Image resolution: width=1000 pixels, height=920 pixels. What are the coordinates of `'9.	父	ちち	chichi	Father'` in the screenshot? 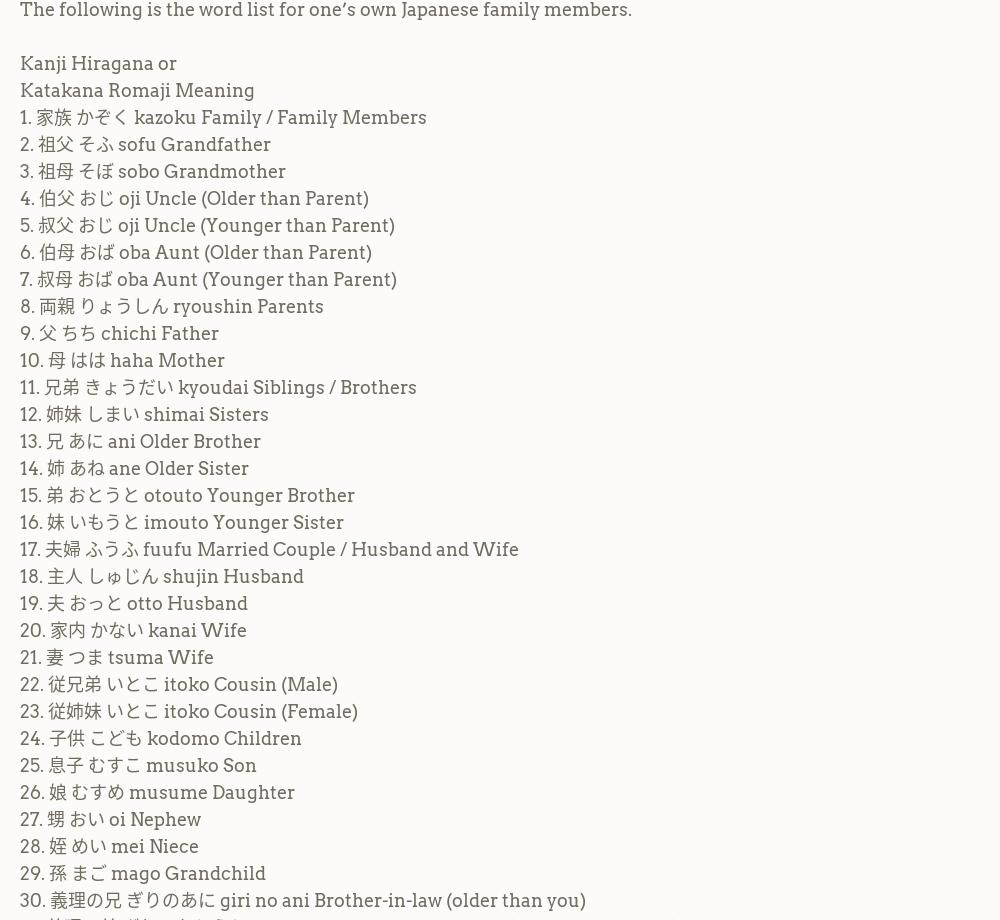 It's located at (118, 332).